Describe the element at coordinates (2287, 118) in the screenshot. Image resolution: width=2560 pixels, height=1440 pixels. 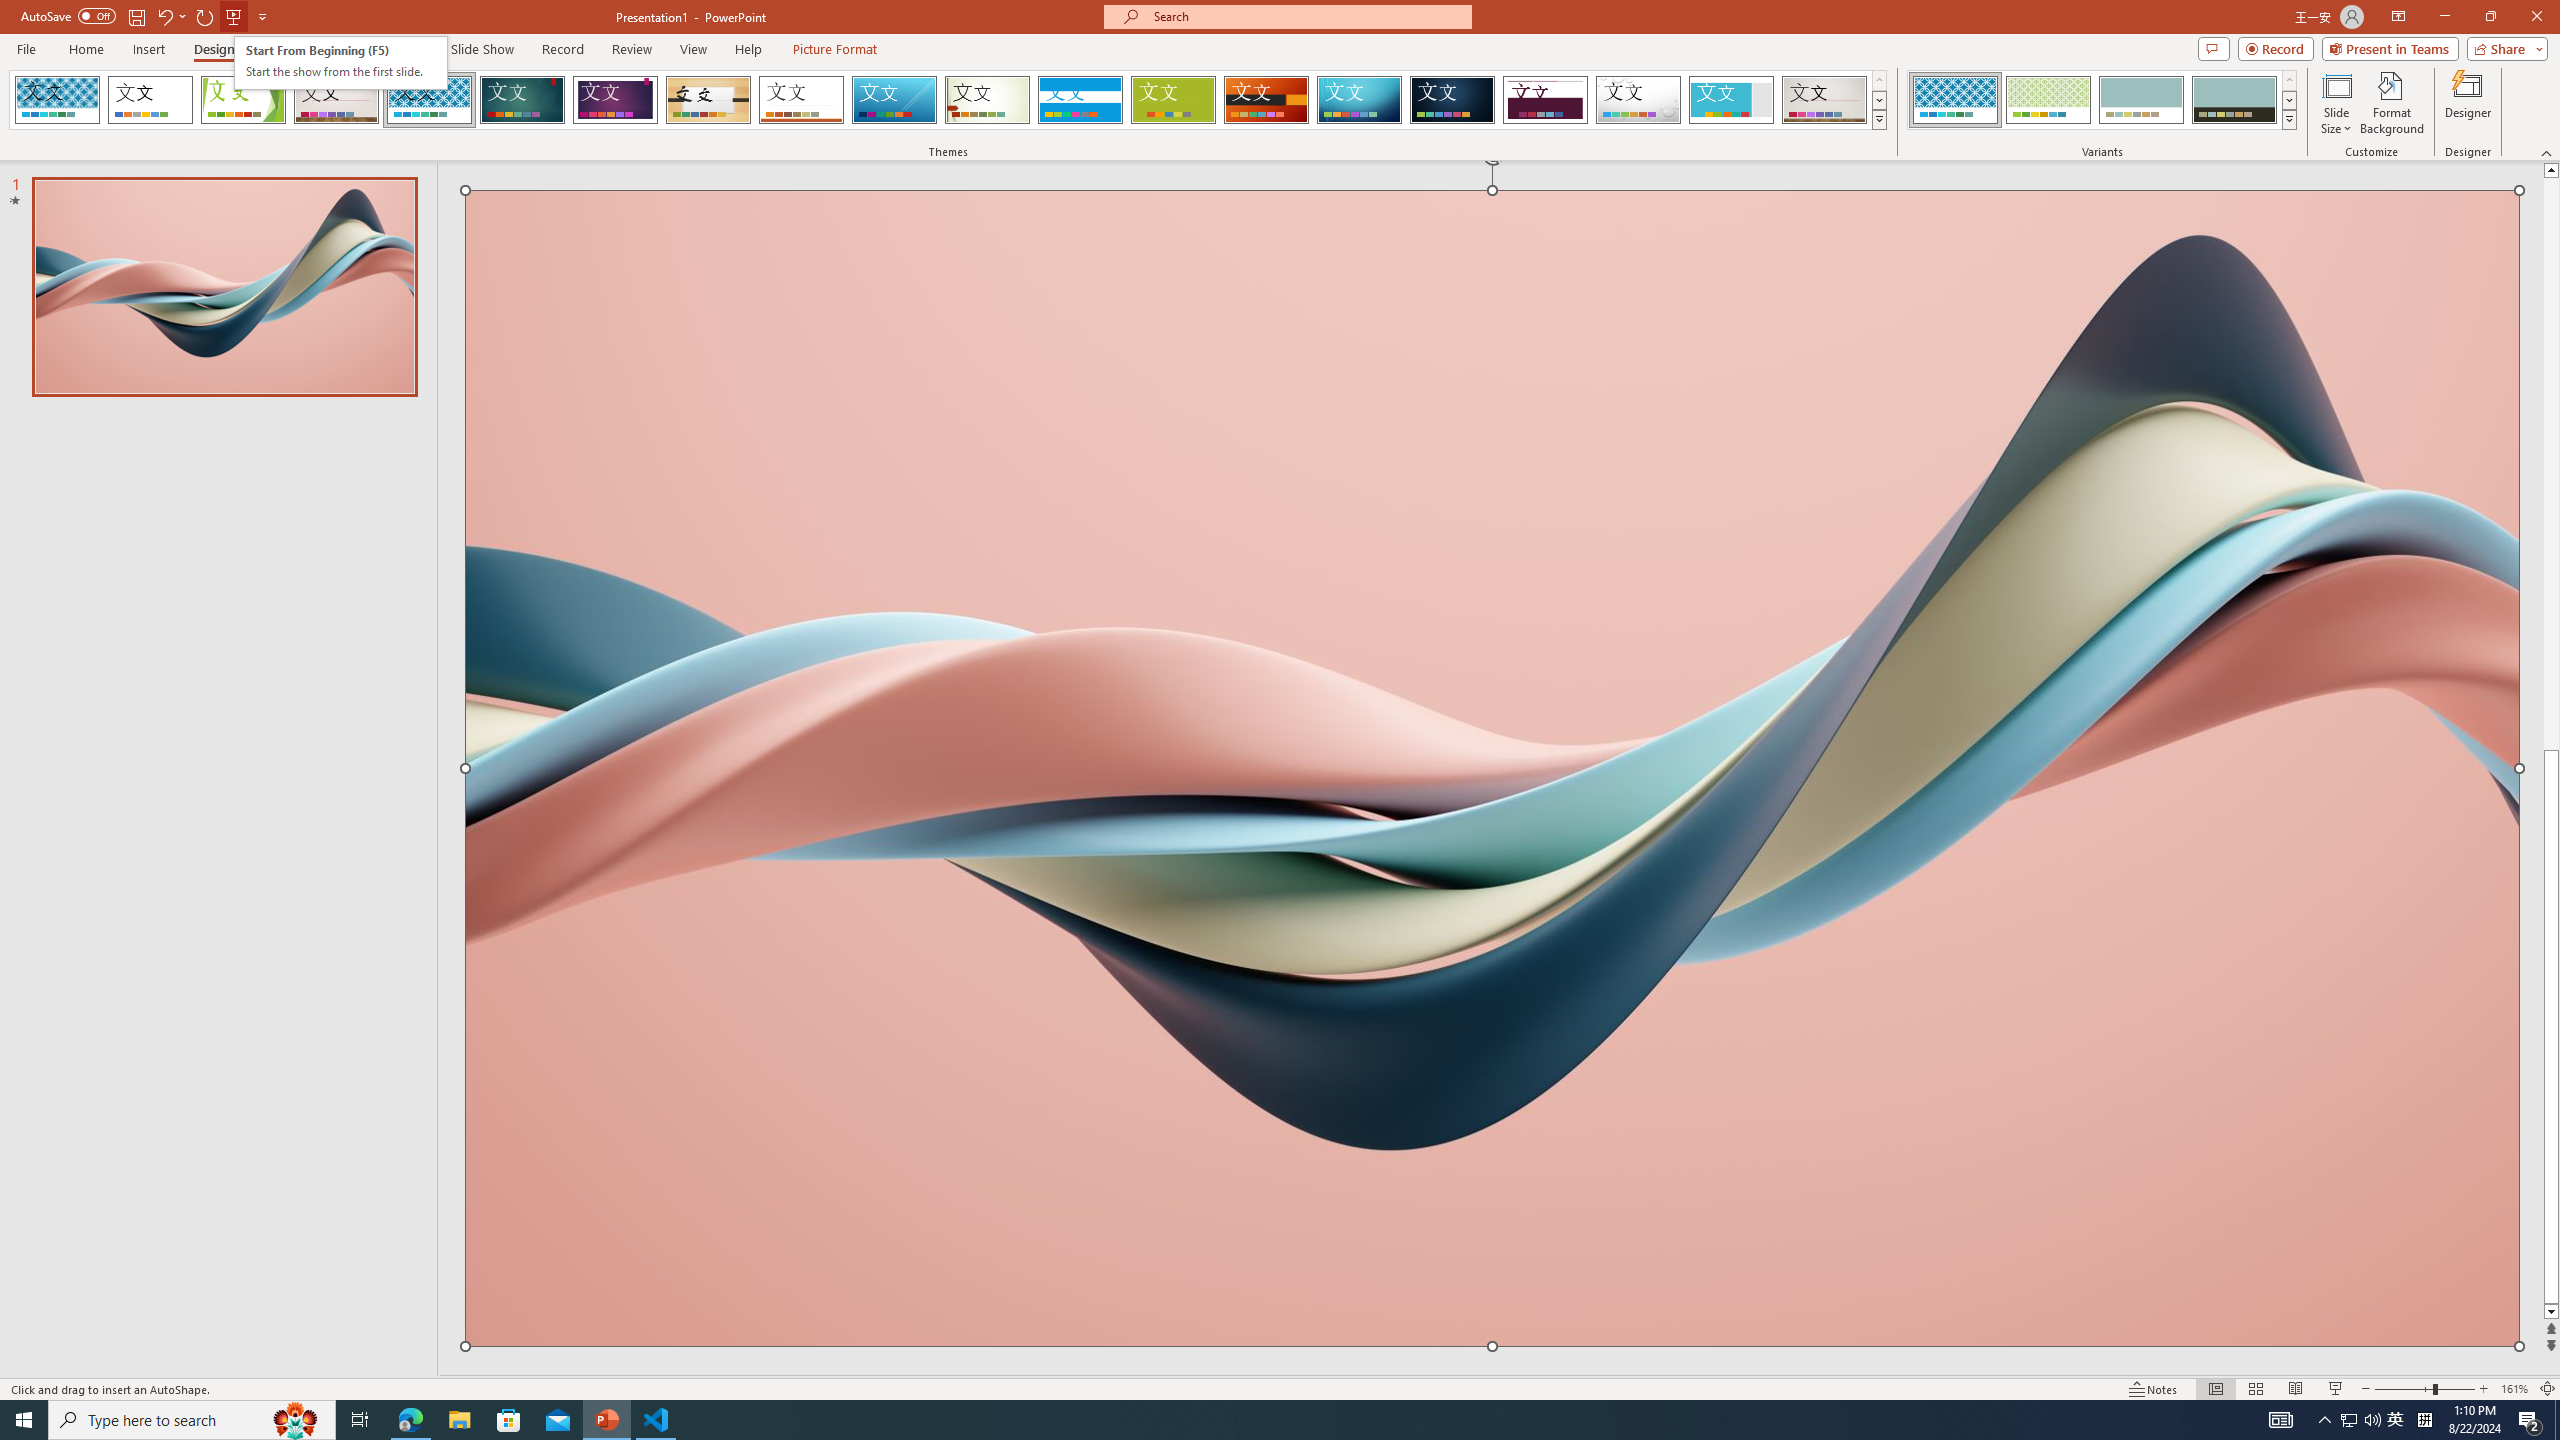
I see `'Variants'` at that location.